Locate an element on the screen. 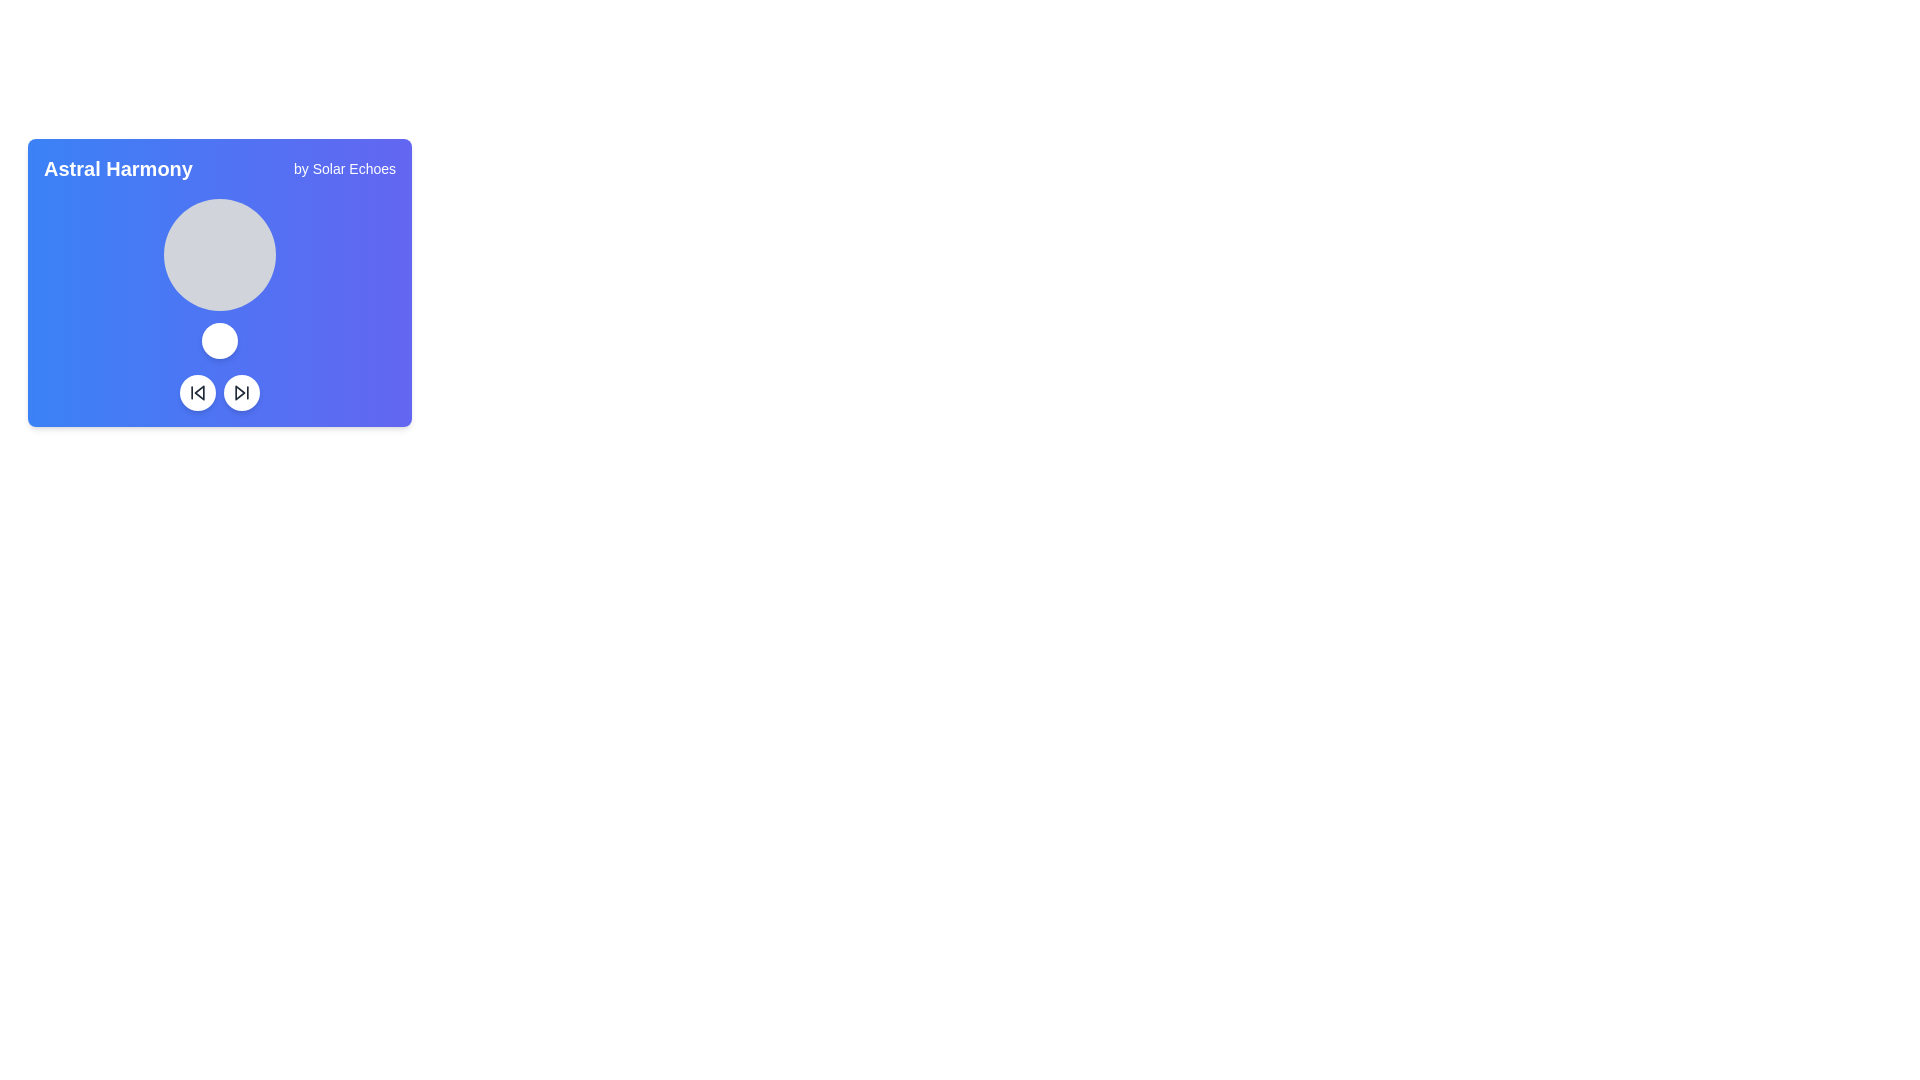  the leftmost circular button located at the bottom center of the card interface is located at coordinates (197, 393).